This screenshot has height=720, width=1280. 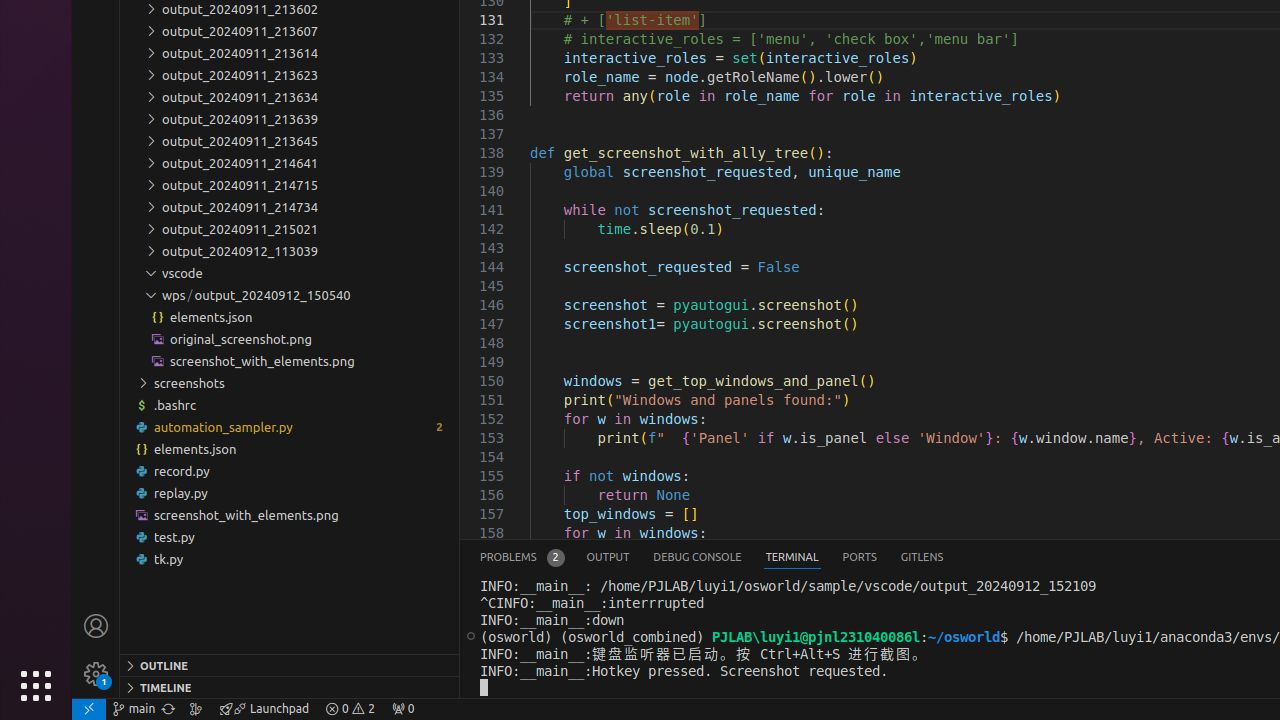 I want to click on 'output_20240912_150540, compact, wps', so click(x=271, y=294).